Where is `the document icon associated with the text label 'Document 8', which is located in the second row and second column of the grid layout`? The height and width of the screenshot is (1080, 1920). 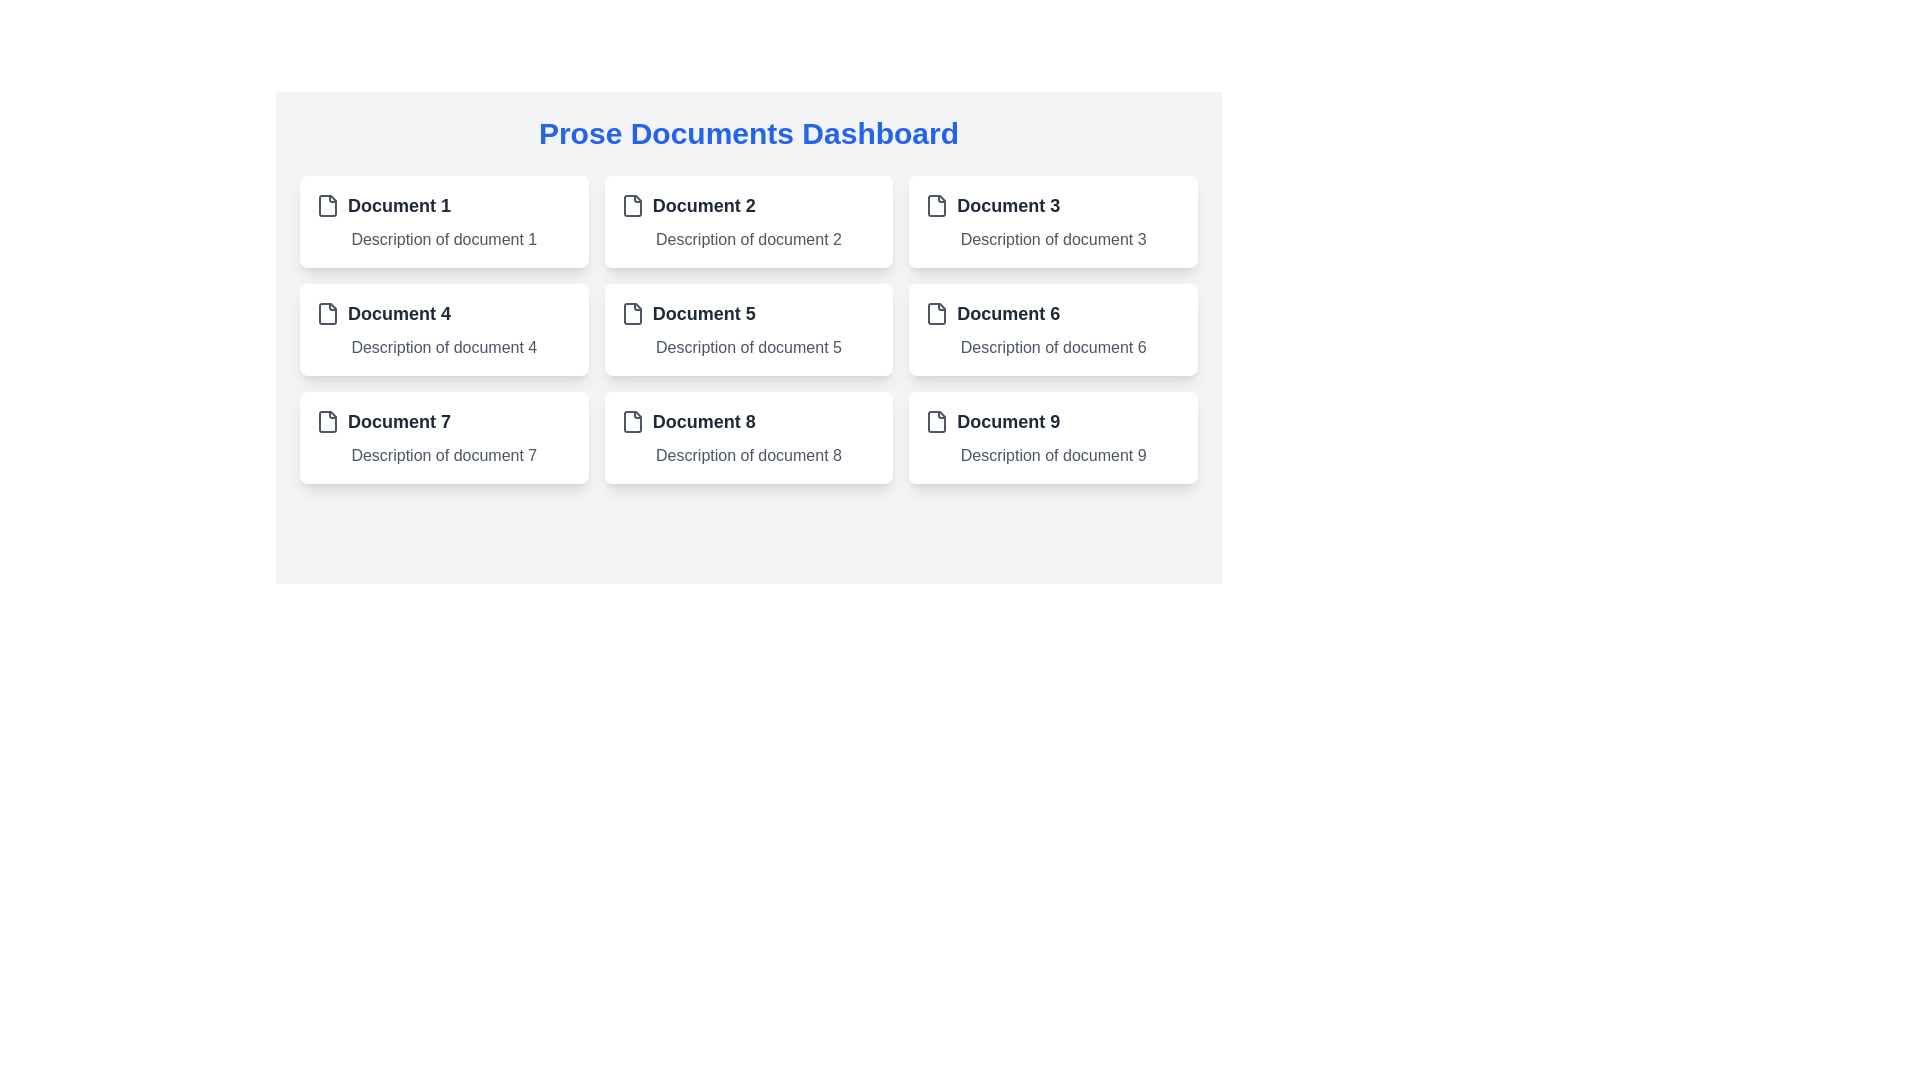 the document icon associated with the text label 'Document 8', which is located in the second row and second column of the grid layout is located at coordinates (631, 420).